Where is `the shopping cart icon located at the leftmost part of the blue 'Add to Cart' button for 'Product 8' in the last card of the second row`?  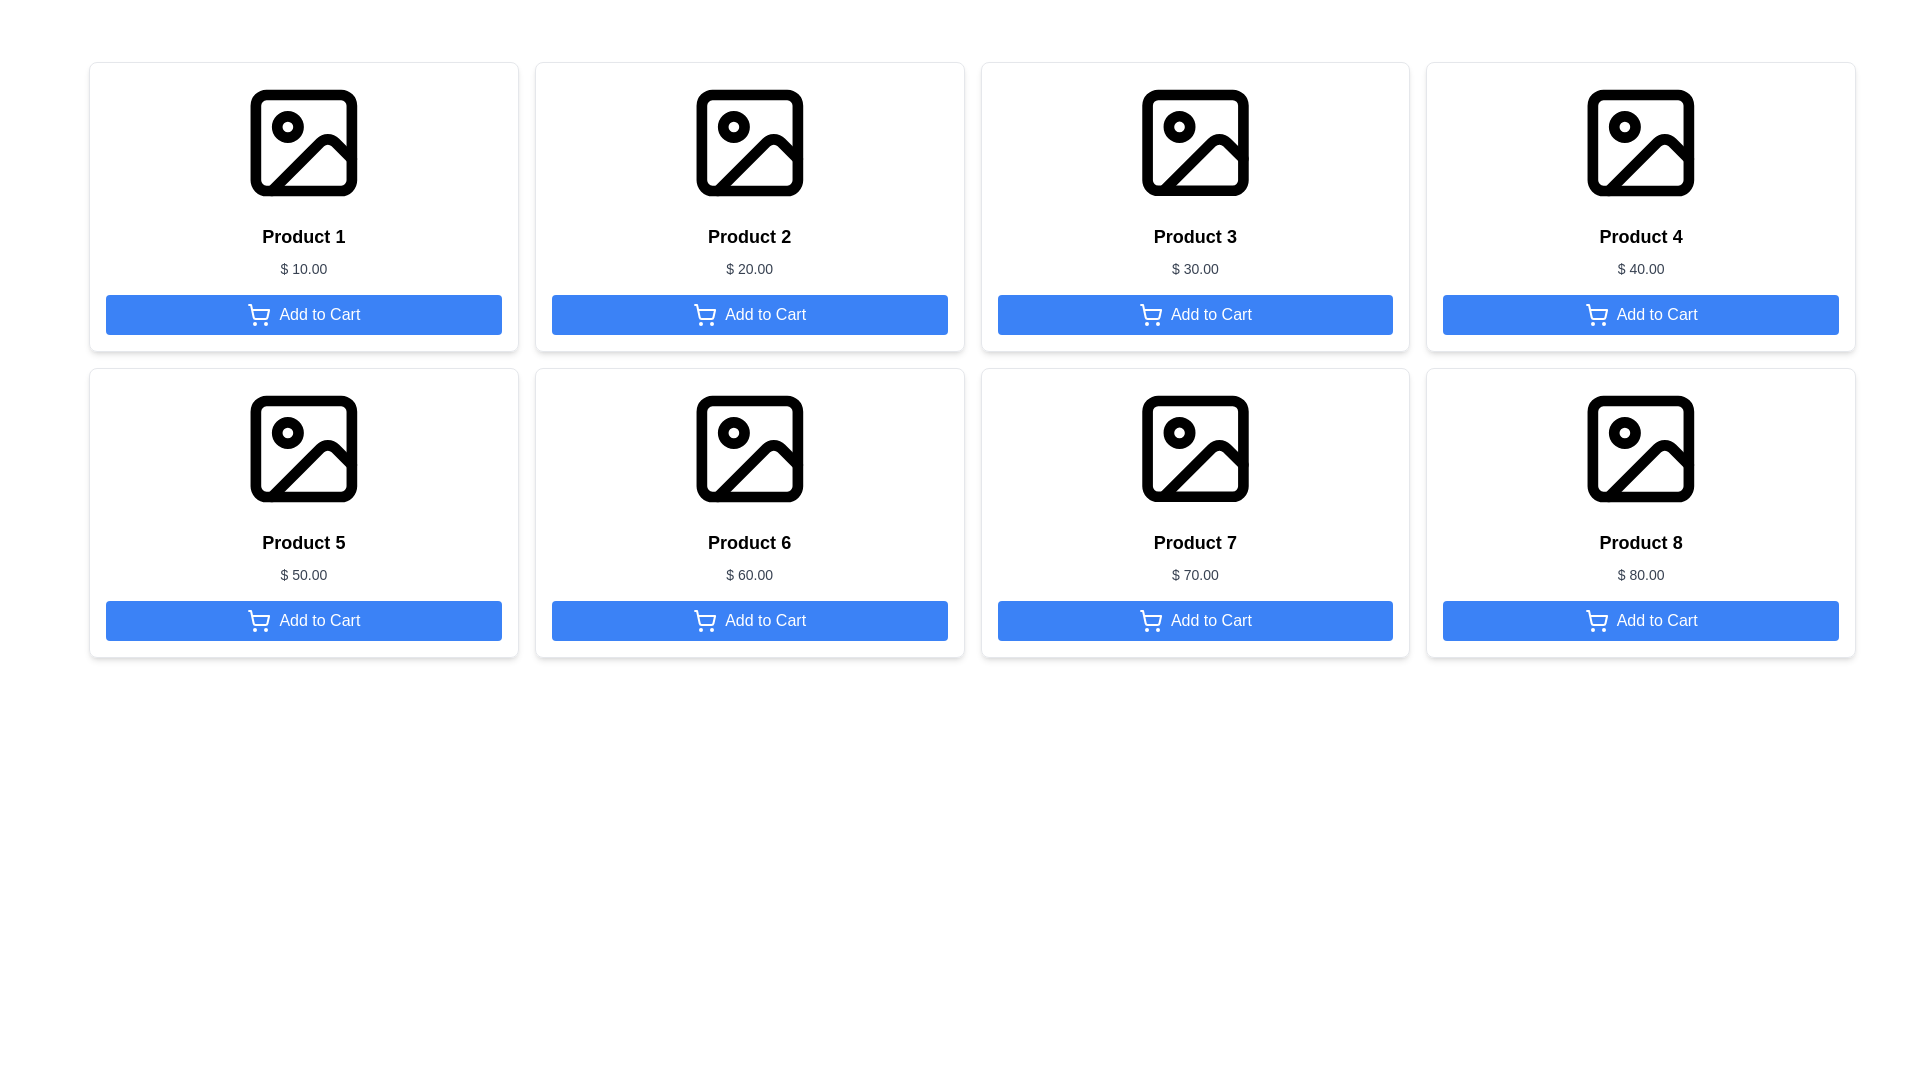 the shopping cart icon located at the leftmost part of the blue 'Add to Cart' button for 'Product 8' in the last card of the second row is located at coordinates (1595, 617).